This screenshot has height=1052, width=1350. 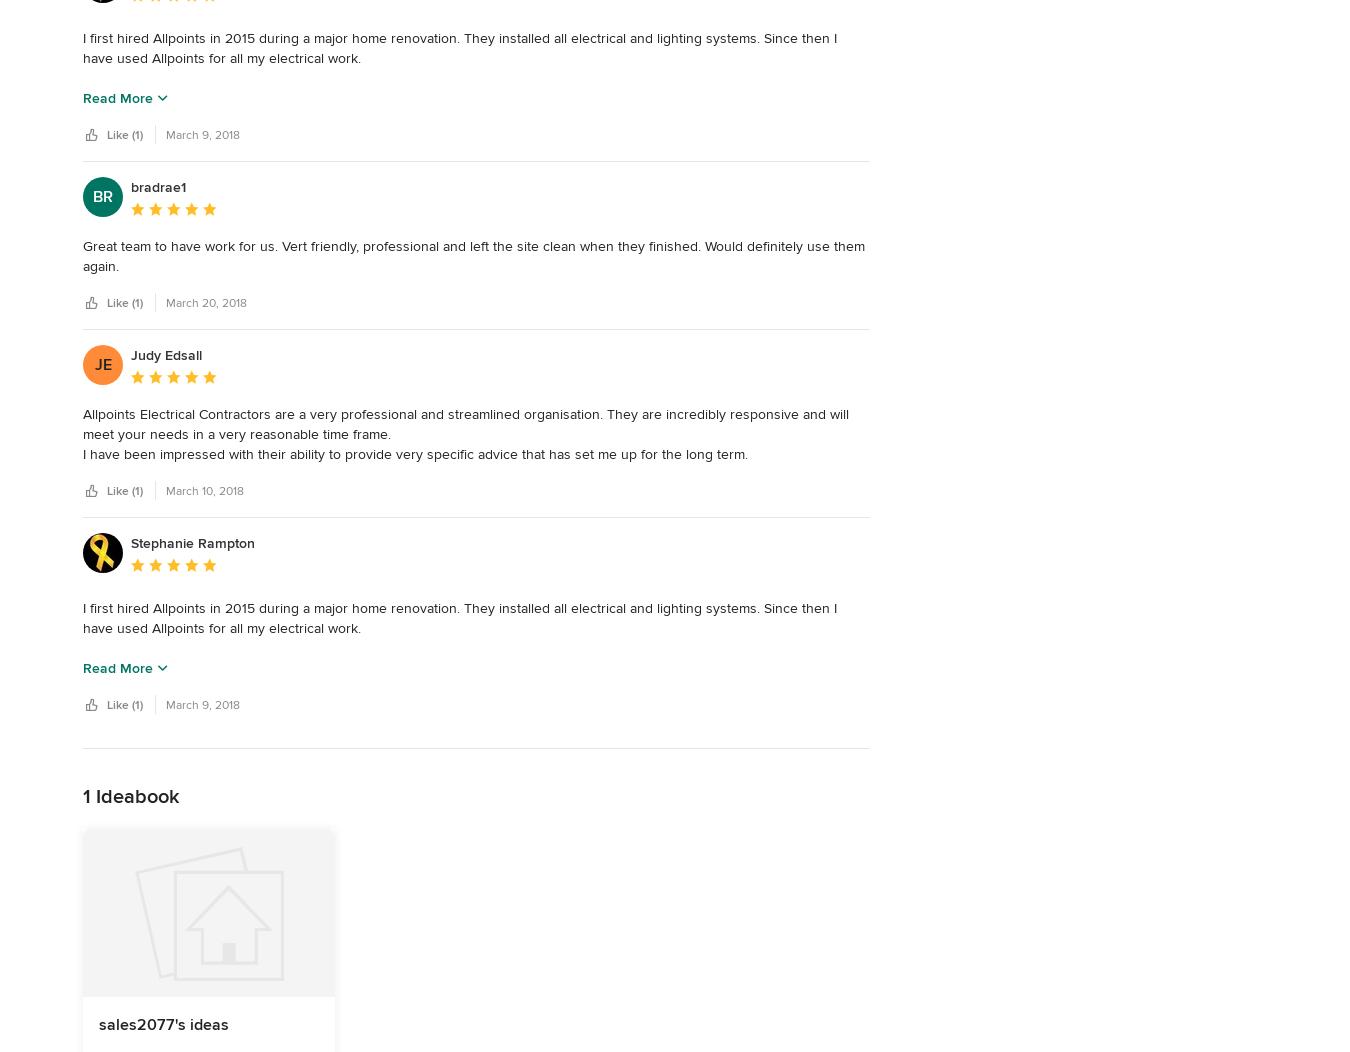 What do you see at coordinates (475, 254) in the screenshot?
I see `'Great team to have work for us. Vert friendly, professional and left the site clean when they finished. Would definitely use them again.'` at bounding box center [475, 254].